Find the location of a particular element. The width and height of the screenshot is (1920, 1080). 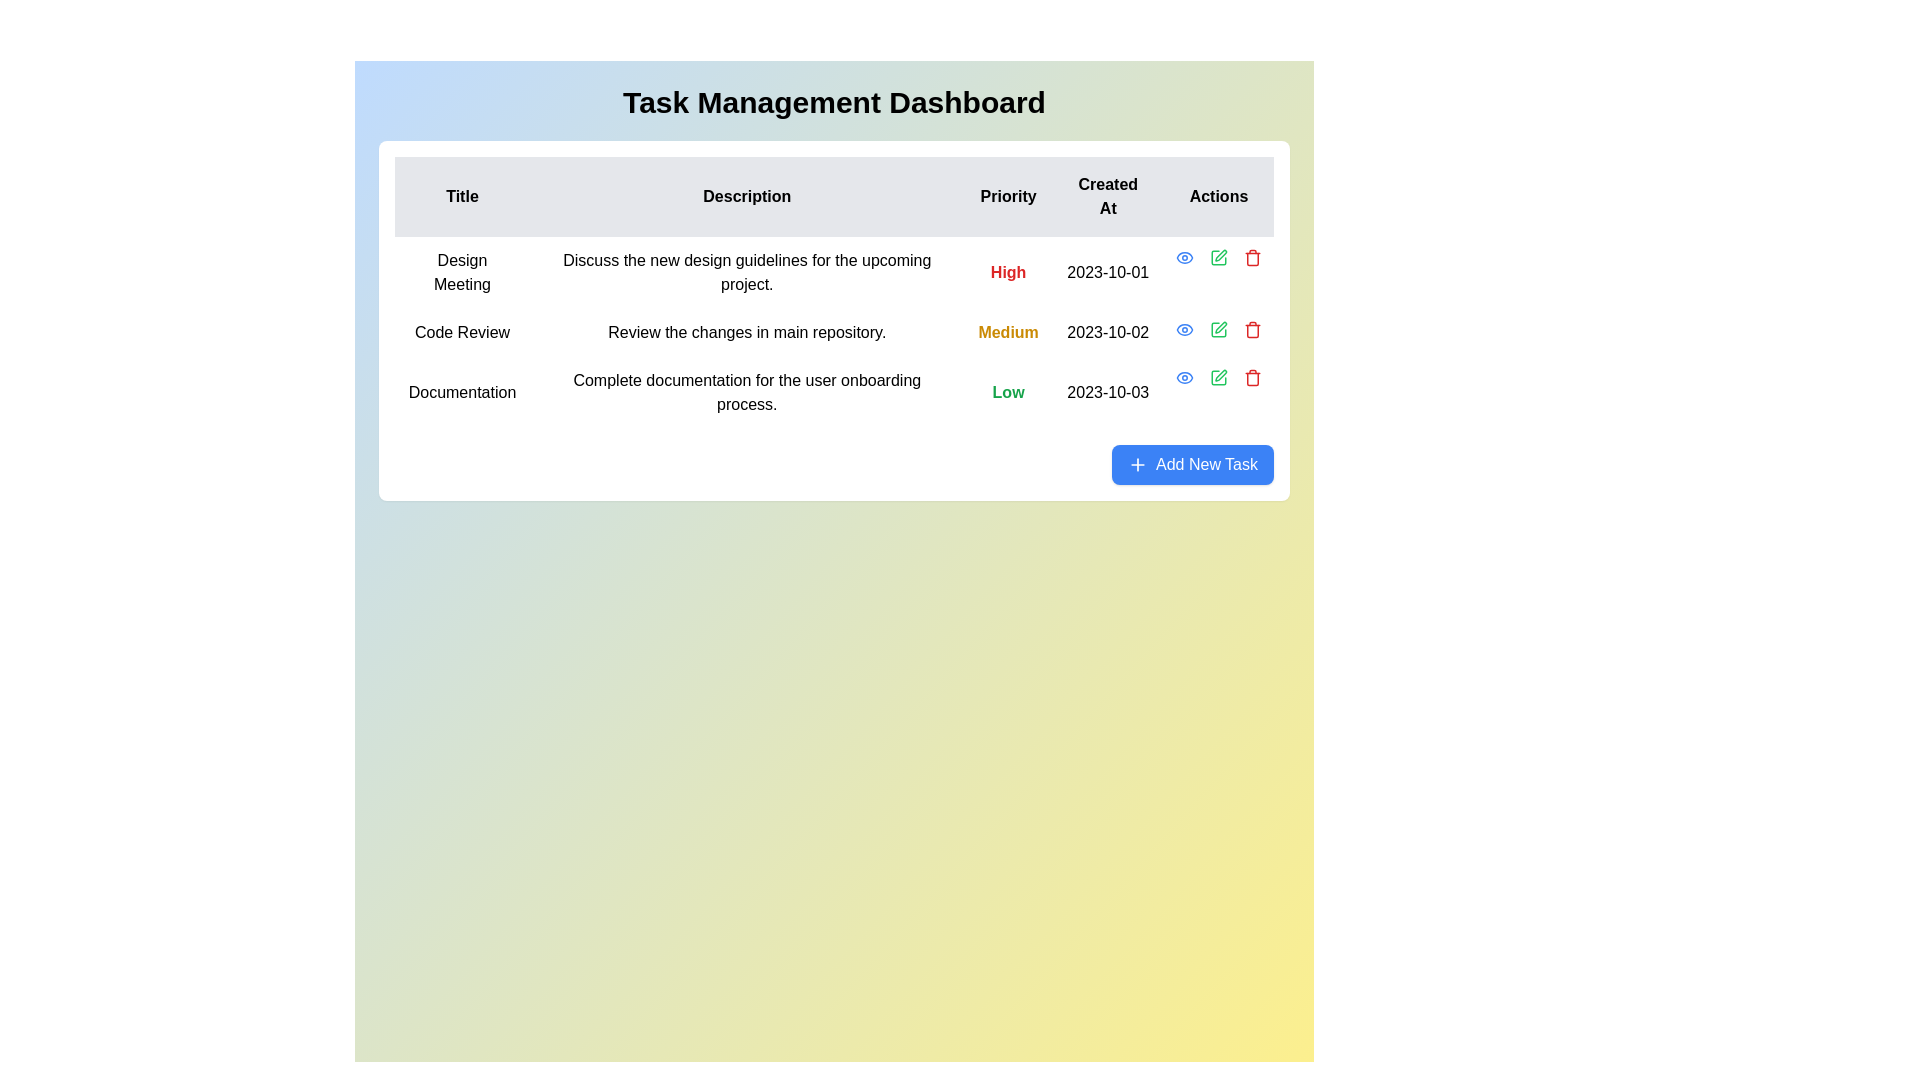

the text element that provides details about the 'Code Review' task, located in the second row of the table under the 'Description' column is located at coordinates (746, 331).